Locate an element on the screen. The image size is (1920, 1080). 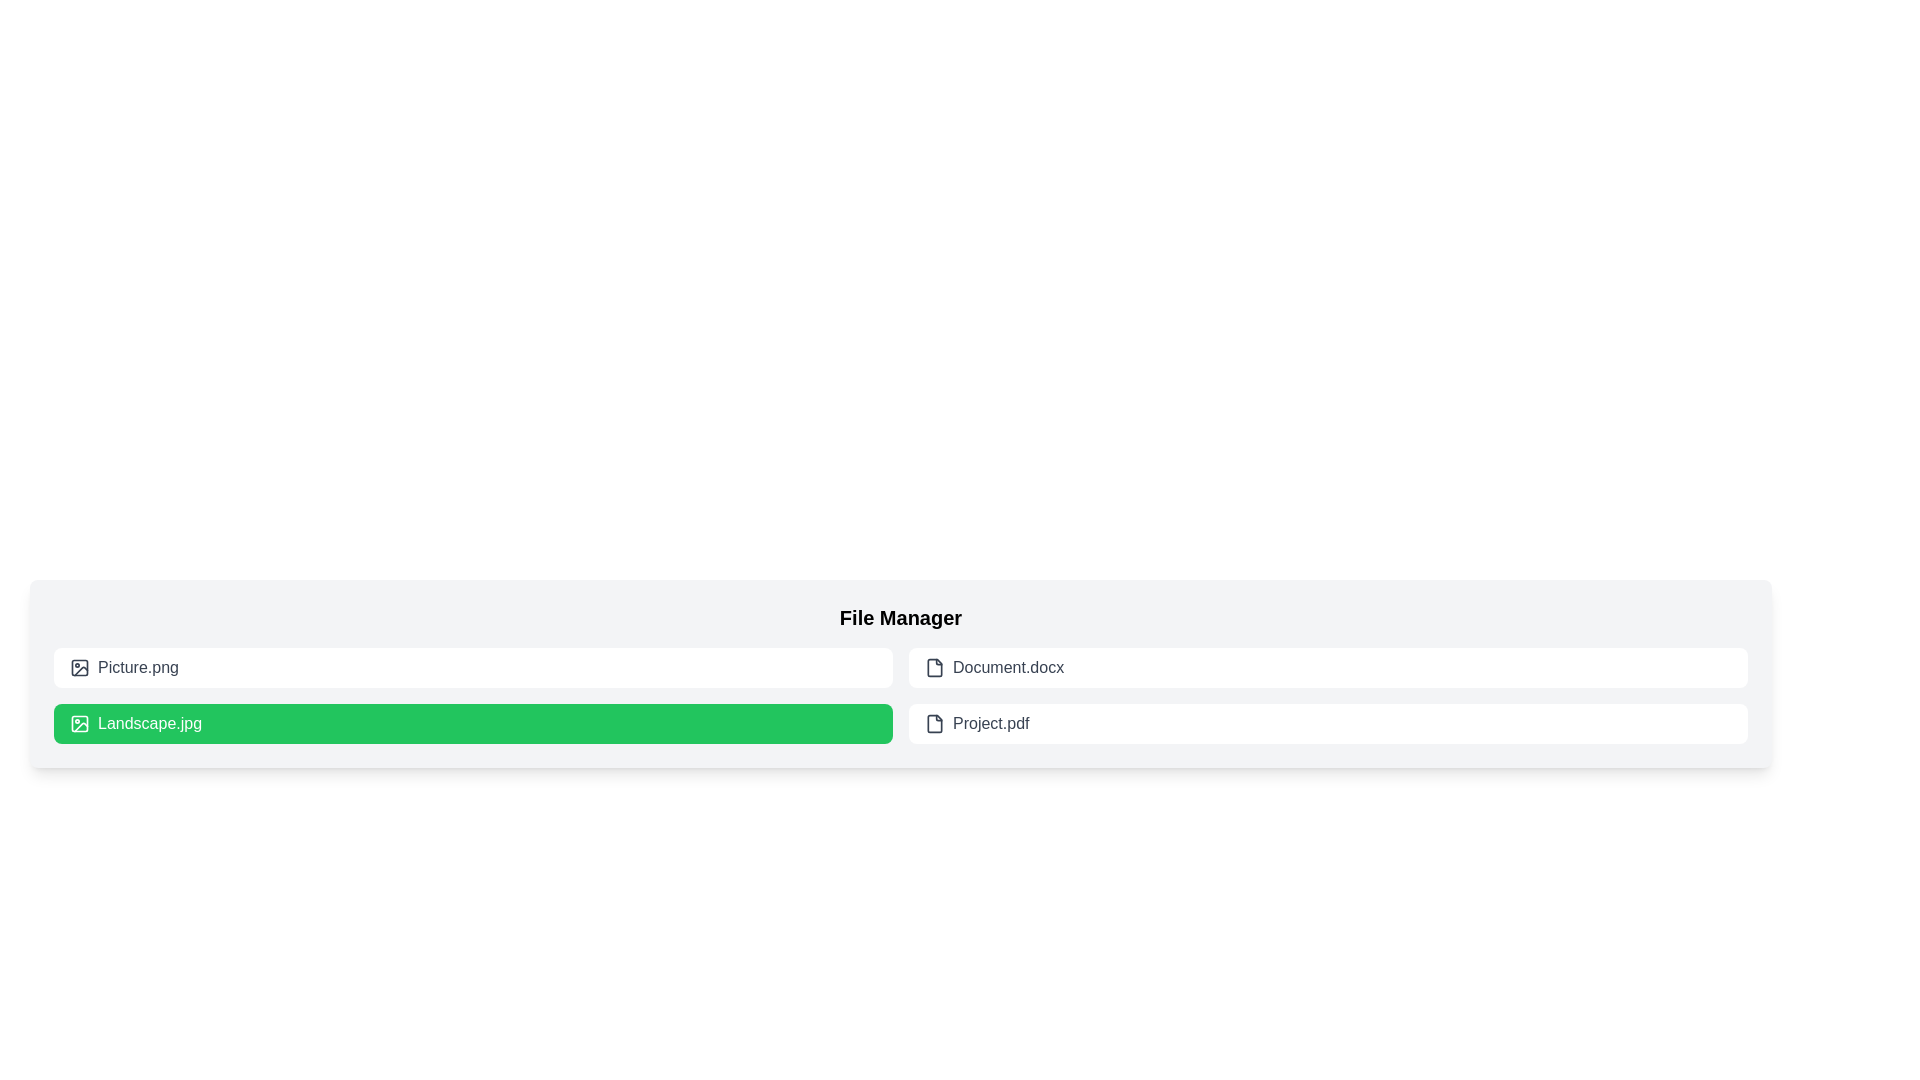
the file item labeled Landscape.jpg is located at coordinates (472, 724).